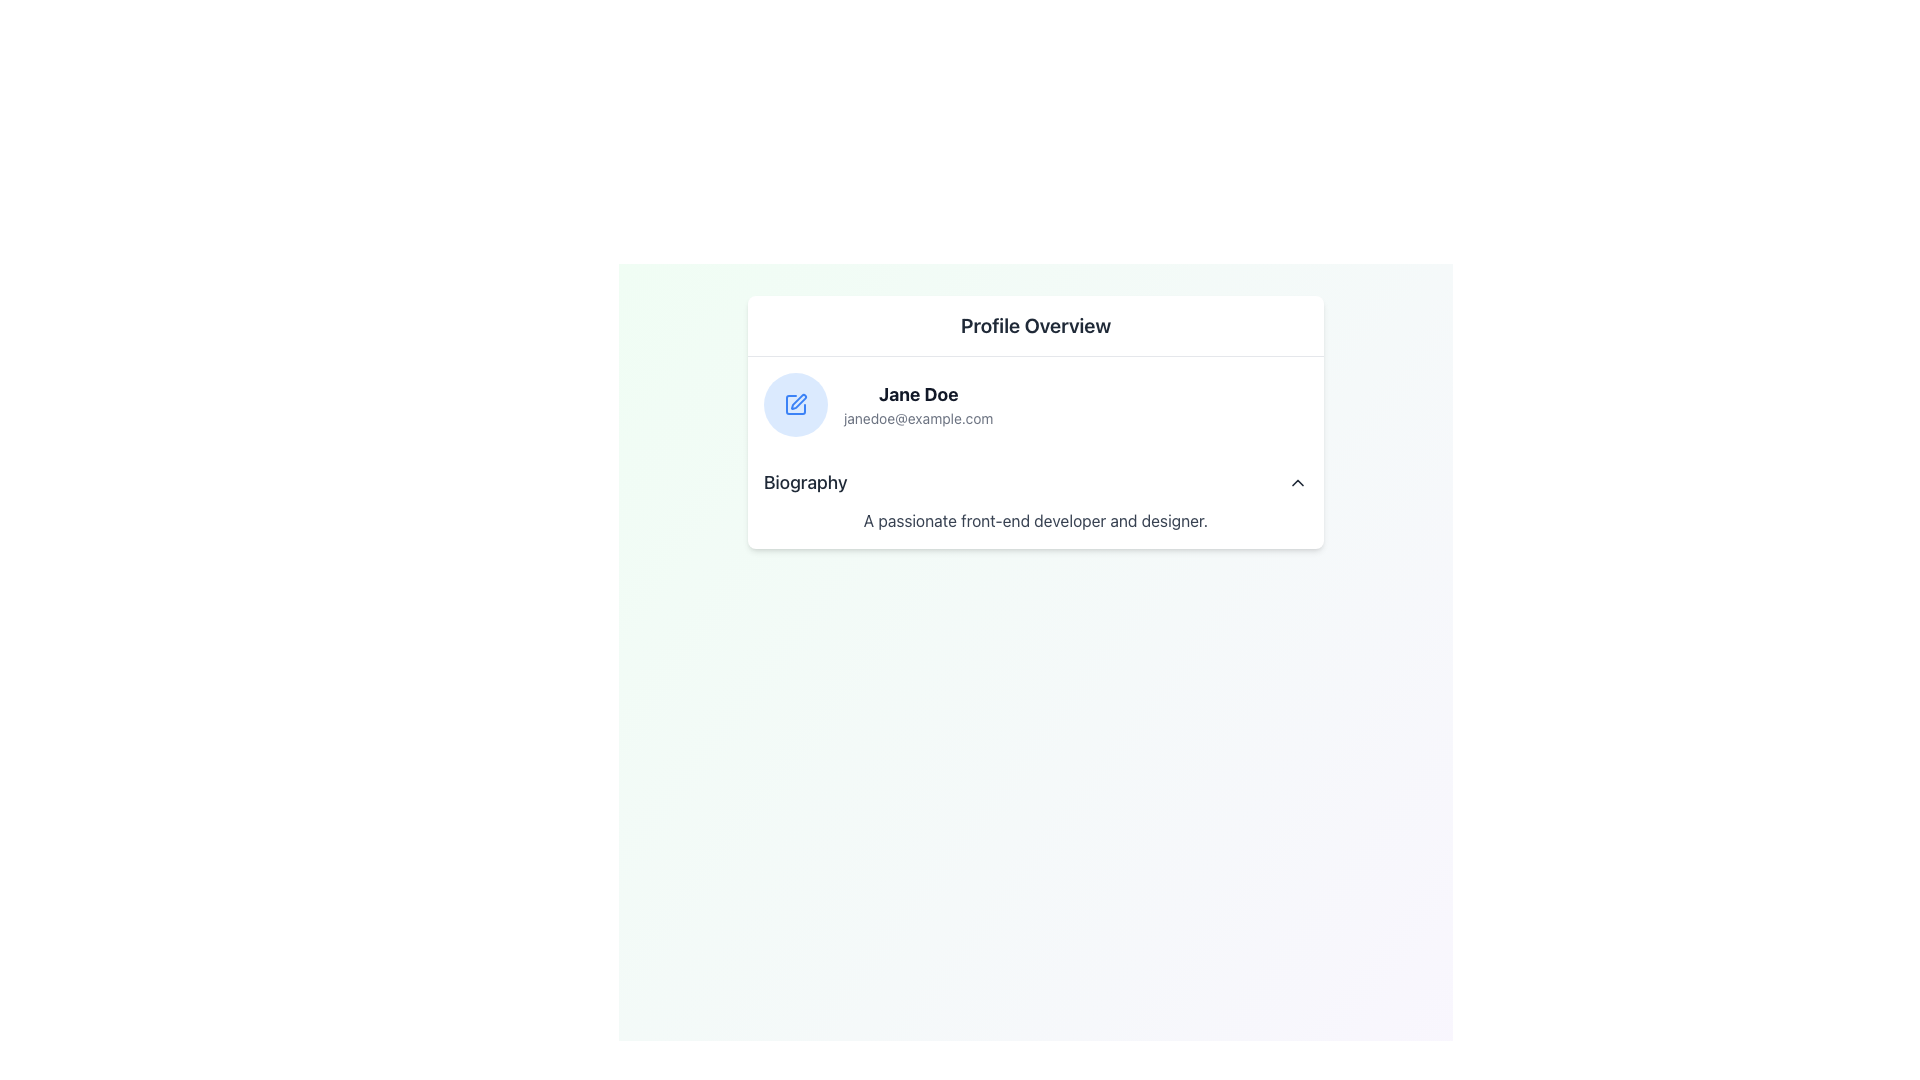 The image size is (1920, 1080). What do you see at coordinates (917, 405) in the screenshot?
I see `information displayed in the Text Display showing the user name 'Jane Doe' and email 'janedoe@example.com' located on the right-hand side of the profile overview card` at bounding box center [917, 405].